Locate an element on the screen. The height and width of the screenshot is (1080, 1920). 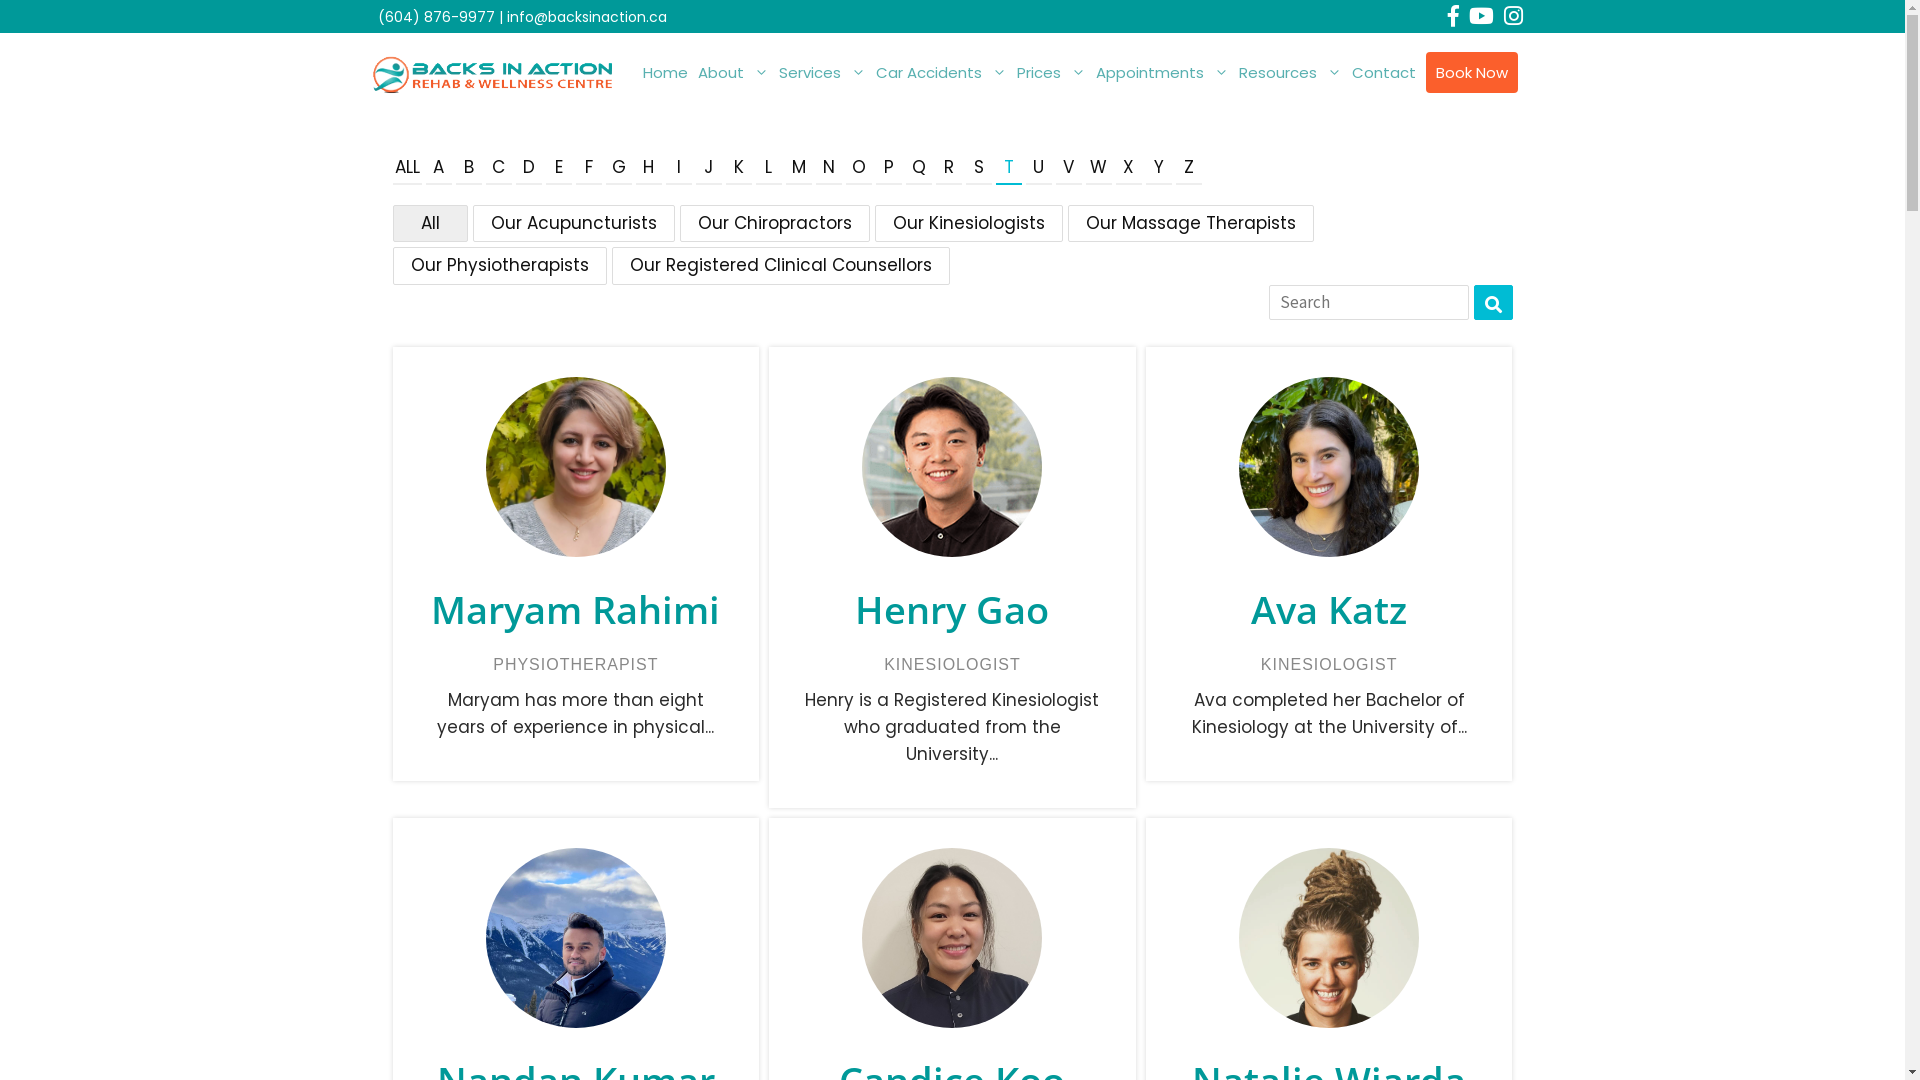
'R' is located at coordinates (948, 168).